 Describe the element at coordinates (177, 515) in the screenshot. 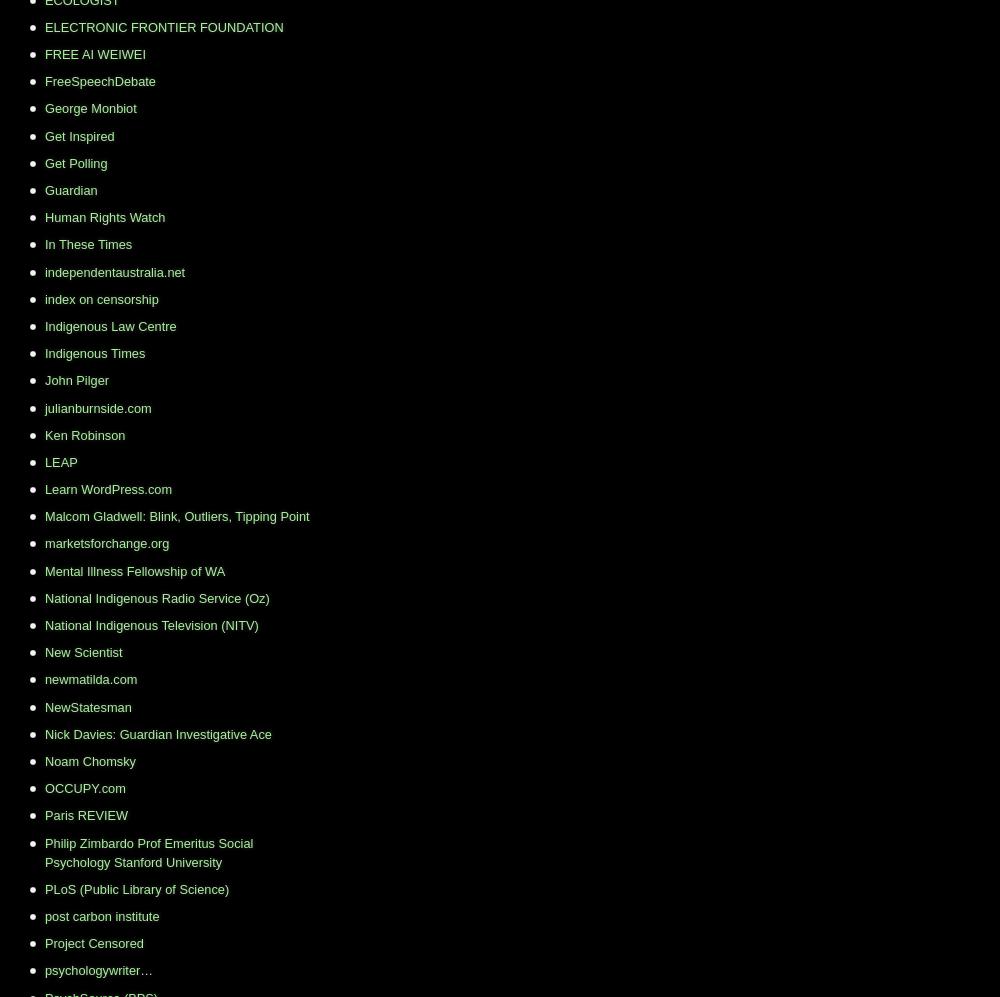

I see `'Malcom Gladwell: Blink, Outliers, Tipping Point'` at that location.